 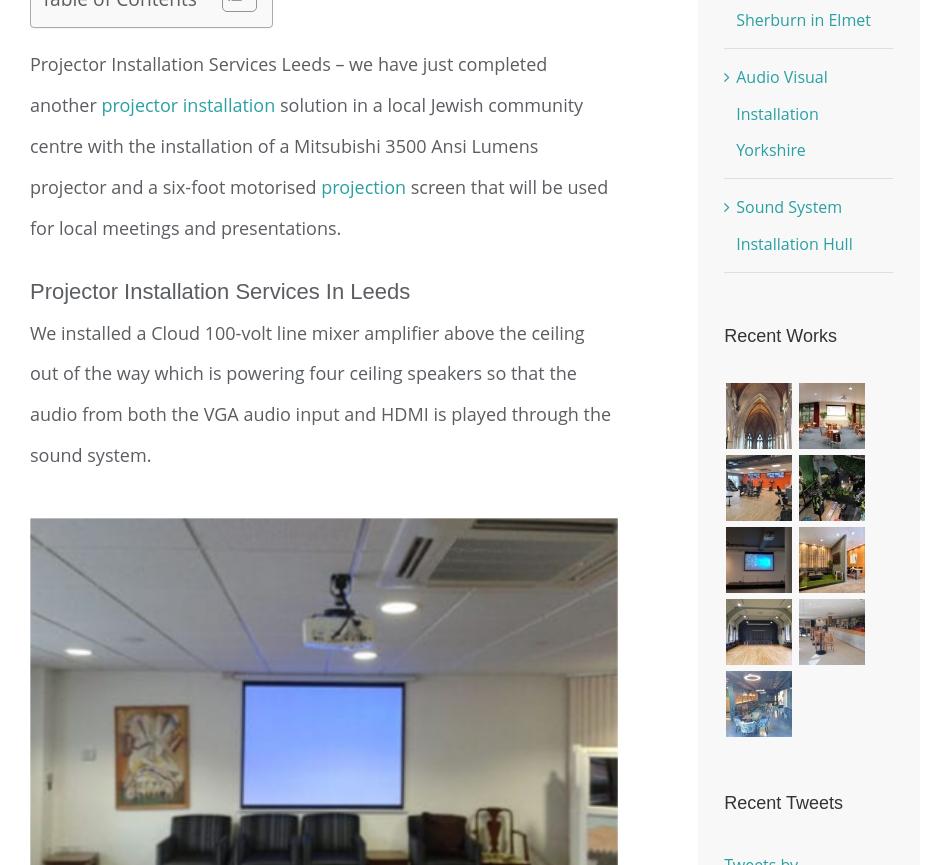 What do you see at coordinates (781, 801) in the screenshot?
I see `'Recent Tweets'` at bounding box center [781, 801].